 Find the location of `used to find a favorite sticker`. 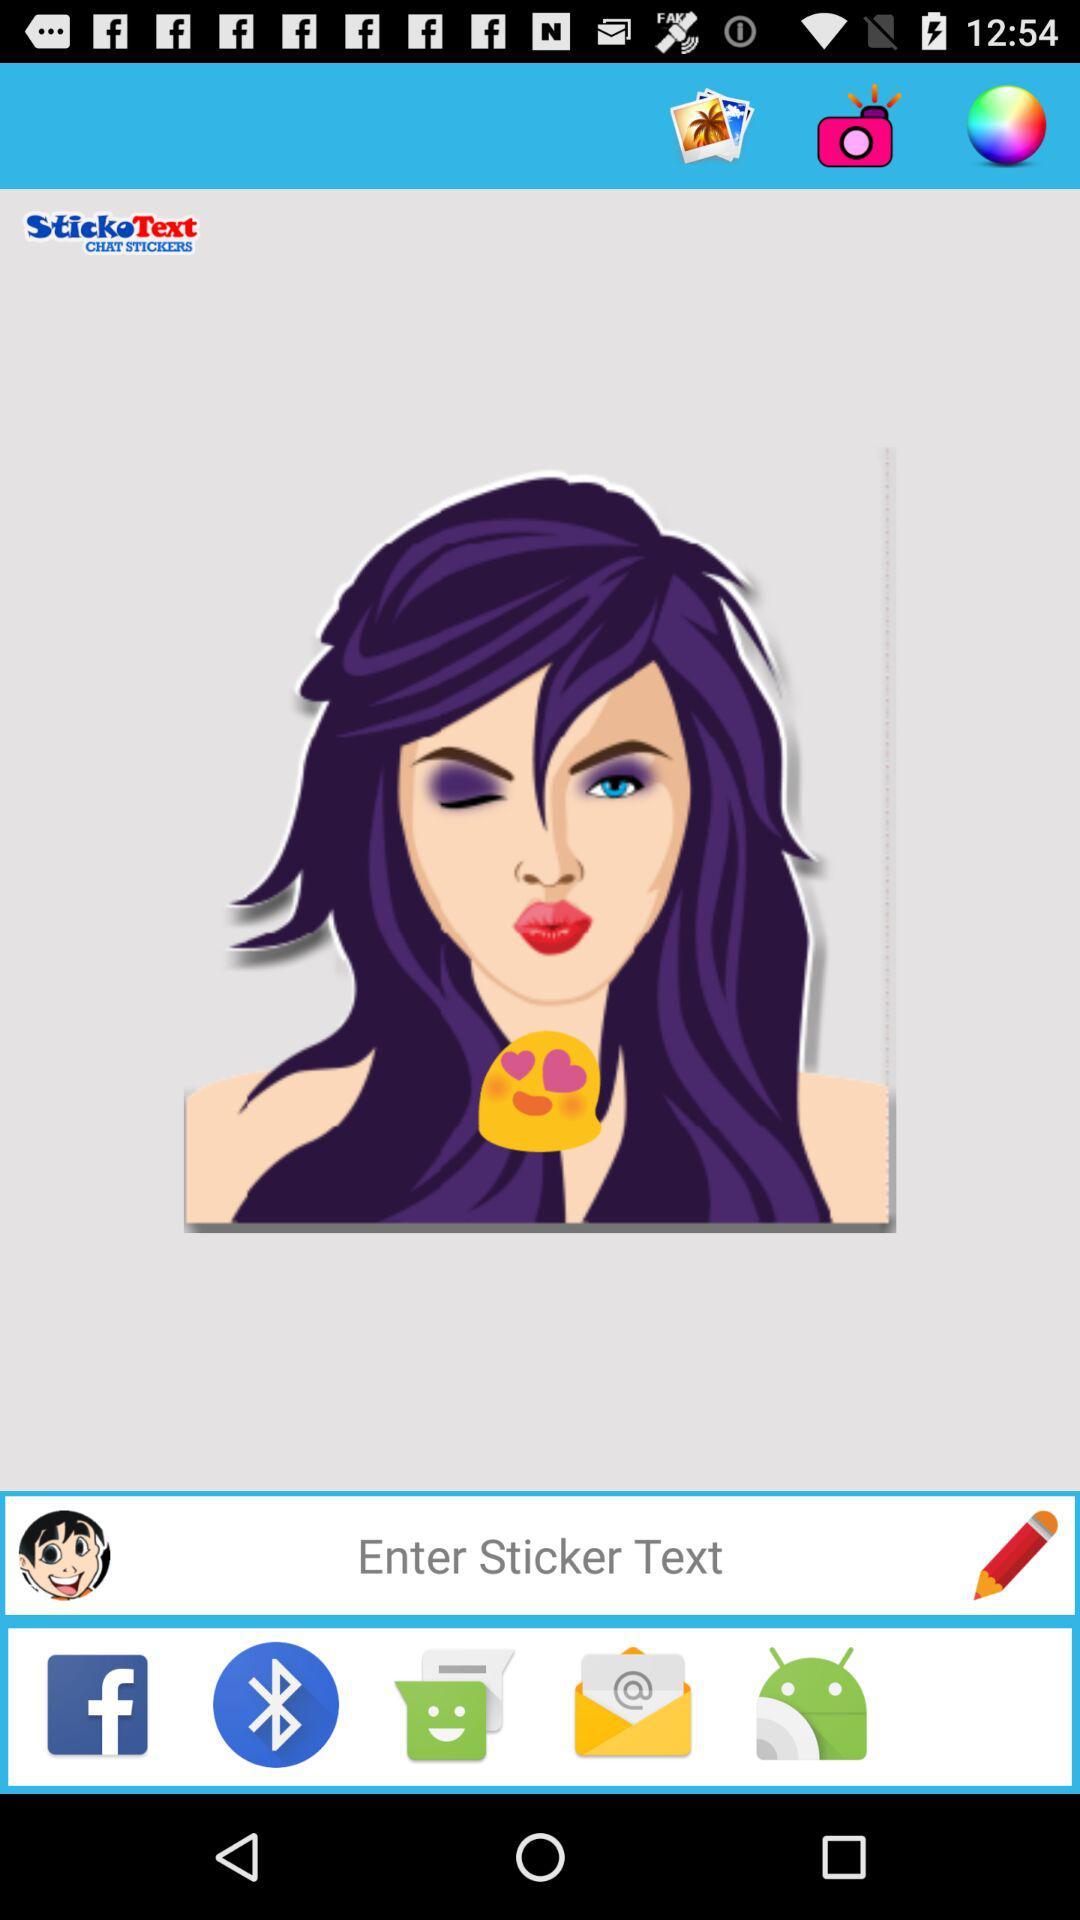

used to find a favorite sticker is located at coordinates (1015, 1554).